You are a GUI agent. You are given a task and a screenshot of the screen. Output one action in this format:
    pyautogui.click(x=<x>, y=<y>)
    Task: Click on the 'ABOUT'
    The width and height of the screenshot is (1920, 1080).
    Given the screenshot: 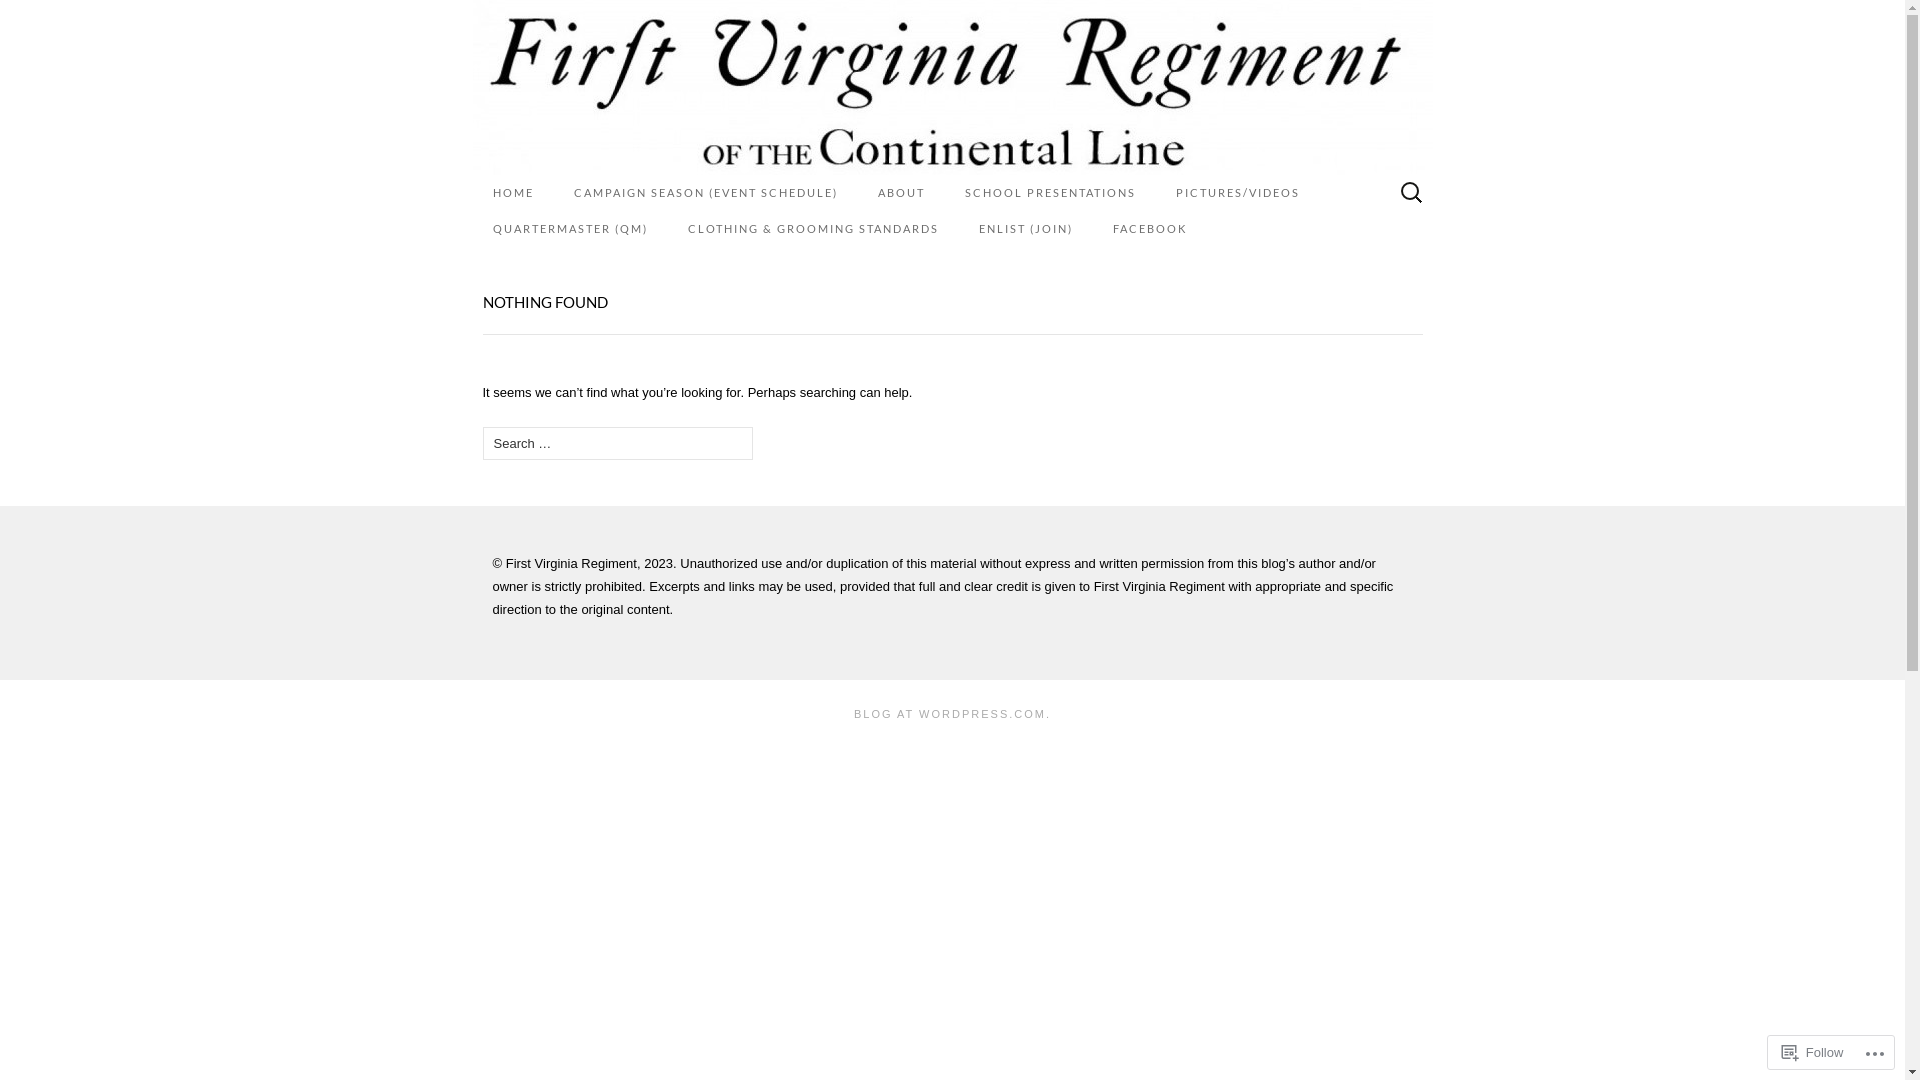 What is the action you would take?
    pyautogui.click(x=900, y=192)
    